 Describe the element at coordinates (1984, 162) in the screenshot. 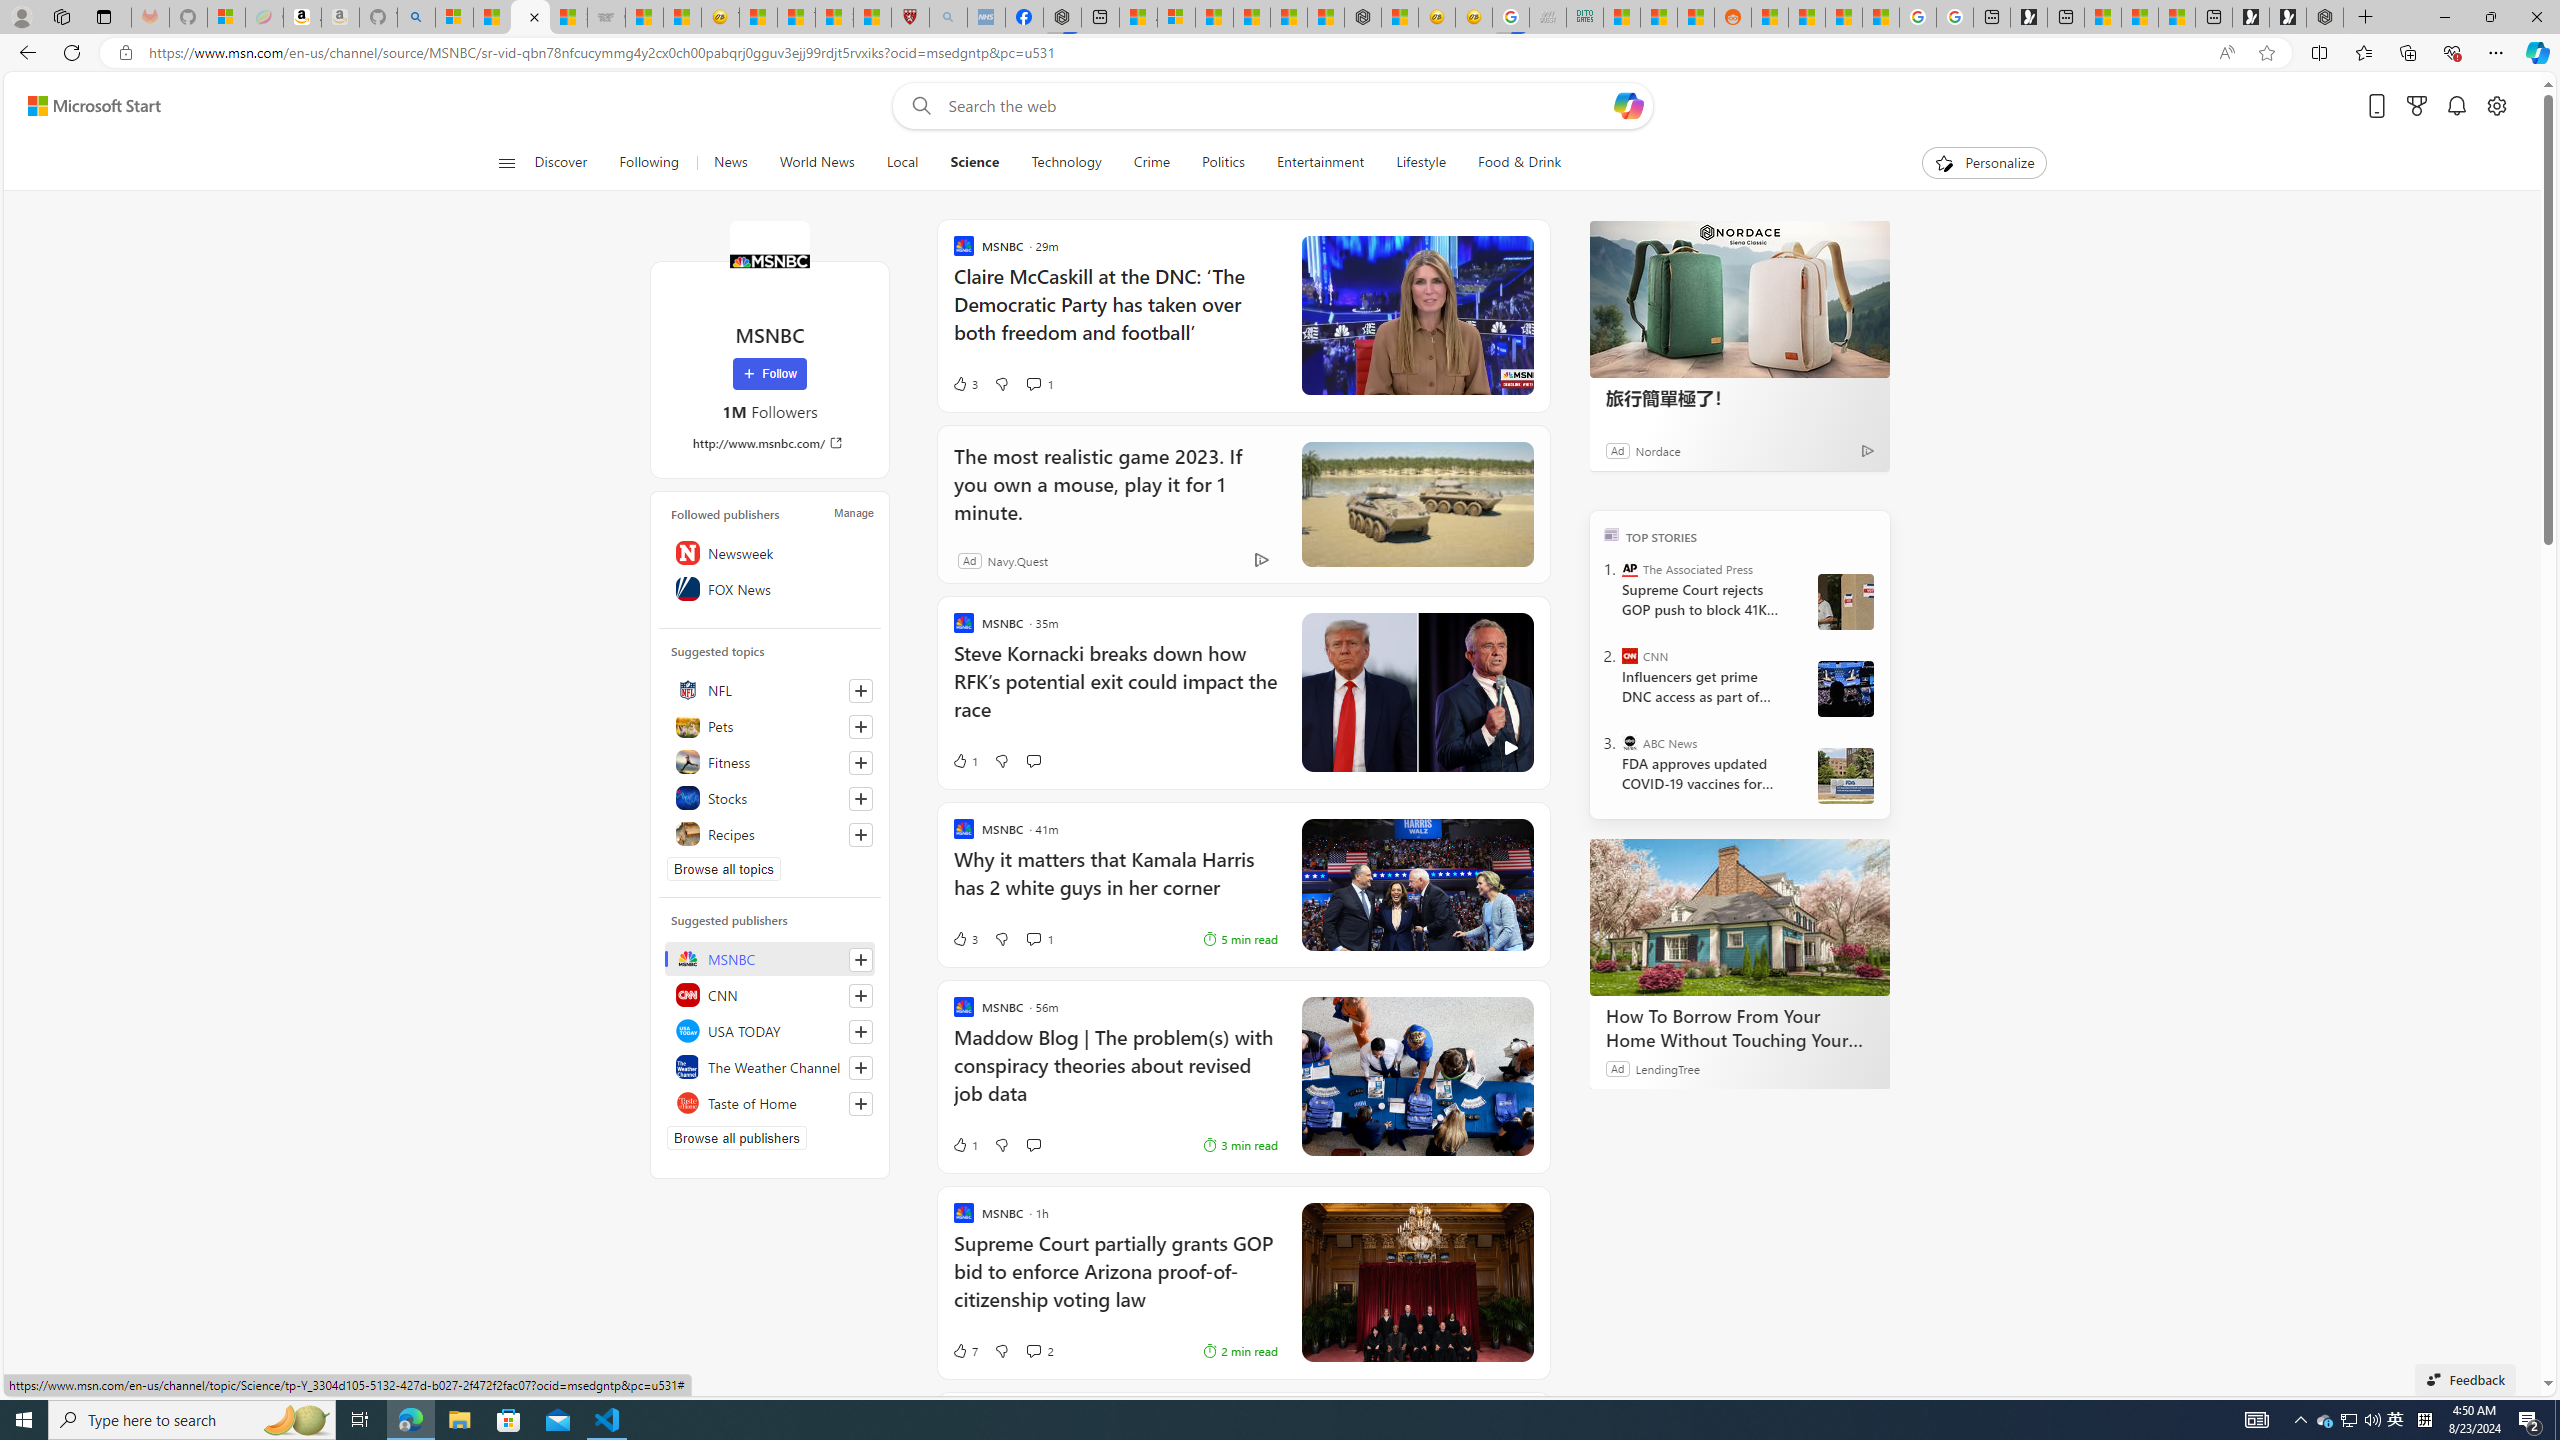

I see `'Personalize'` at that location.